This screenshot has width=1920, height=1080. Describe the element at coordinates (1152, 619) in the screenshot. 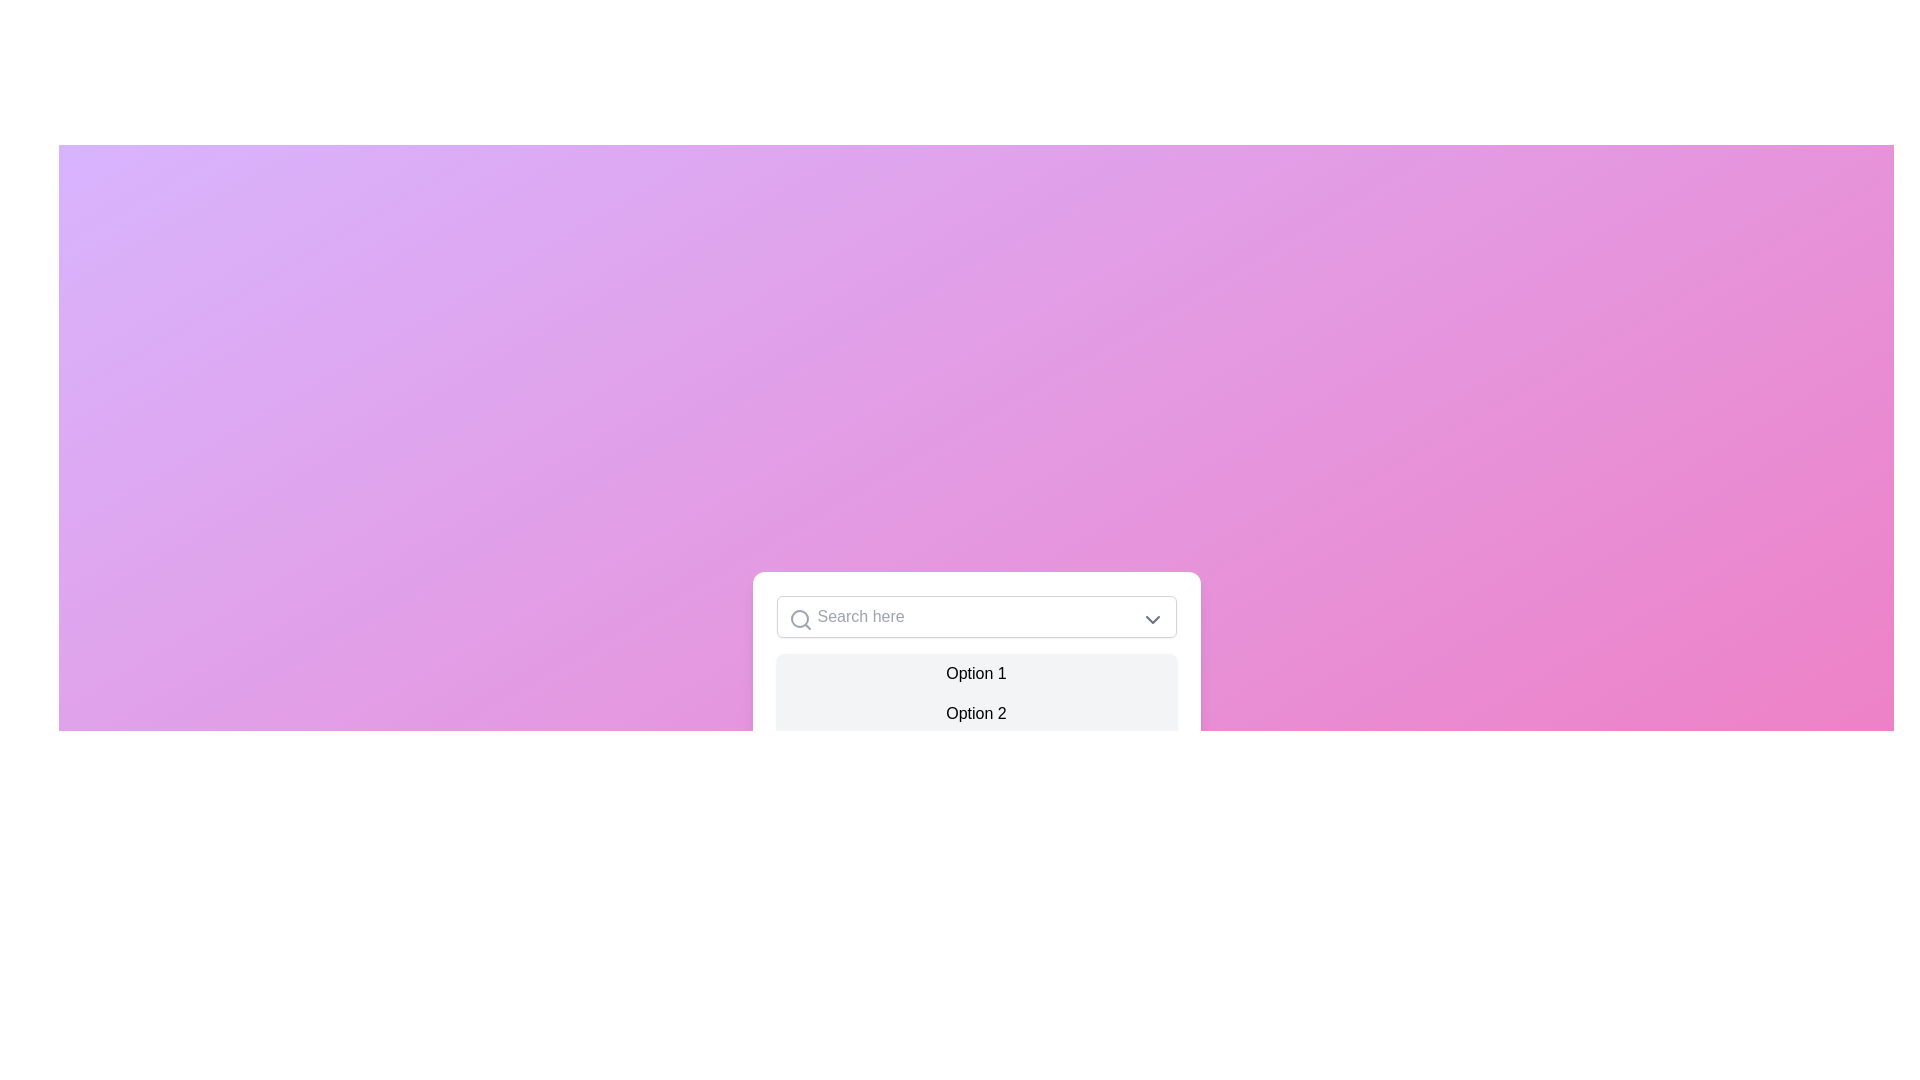

I see `the downward-facing chevron icon styled in gray located at the top-right corner of the search bar to trigger a visual response` at that location.